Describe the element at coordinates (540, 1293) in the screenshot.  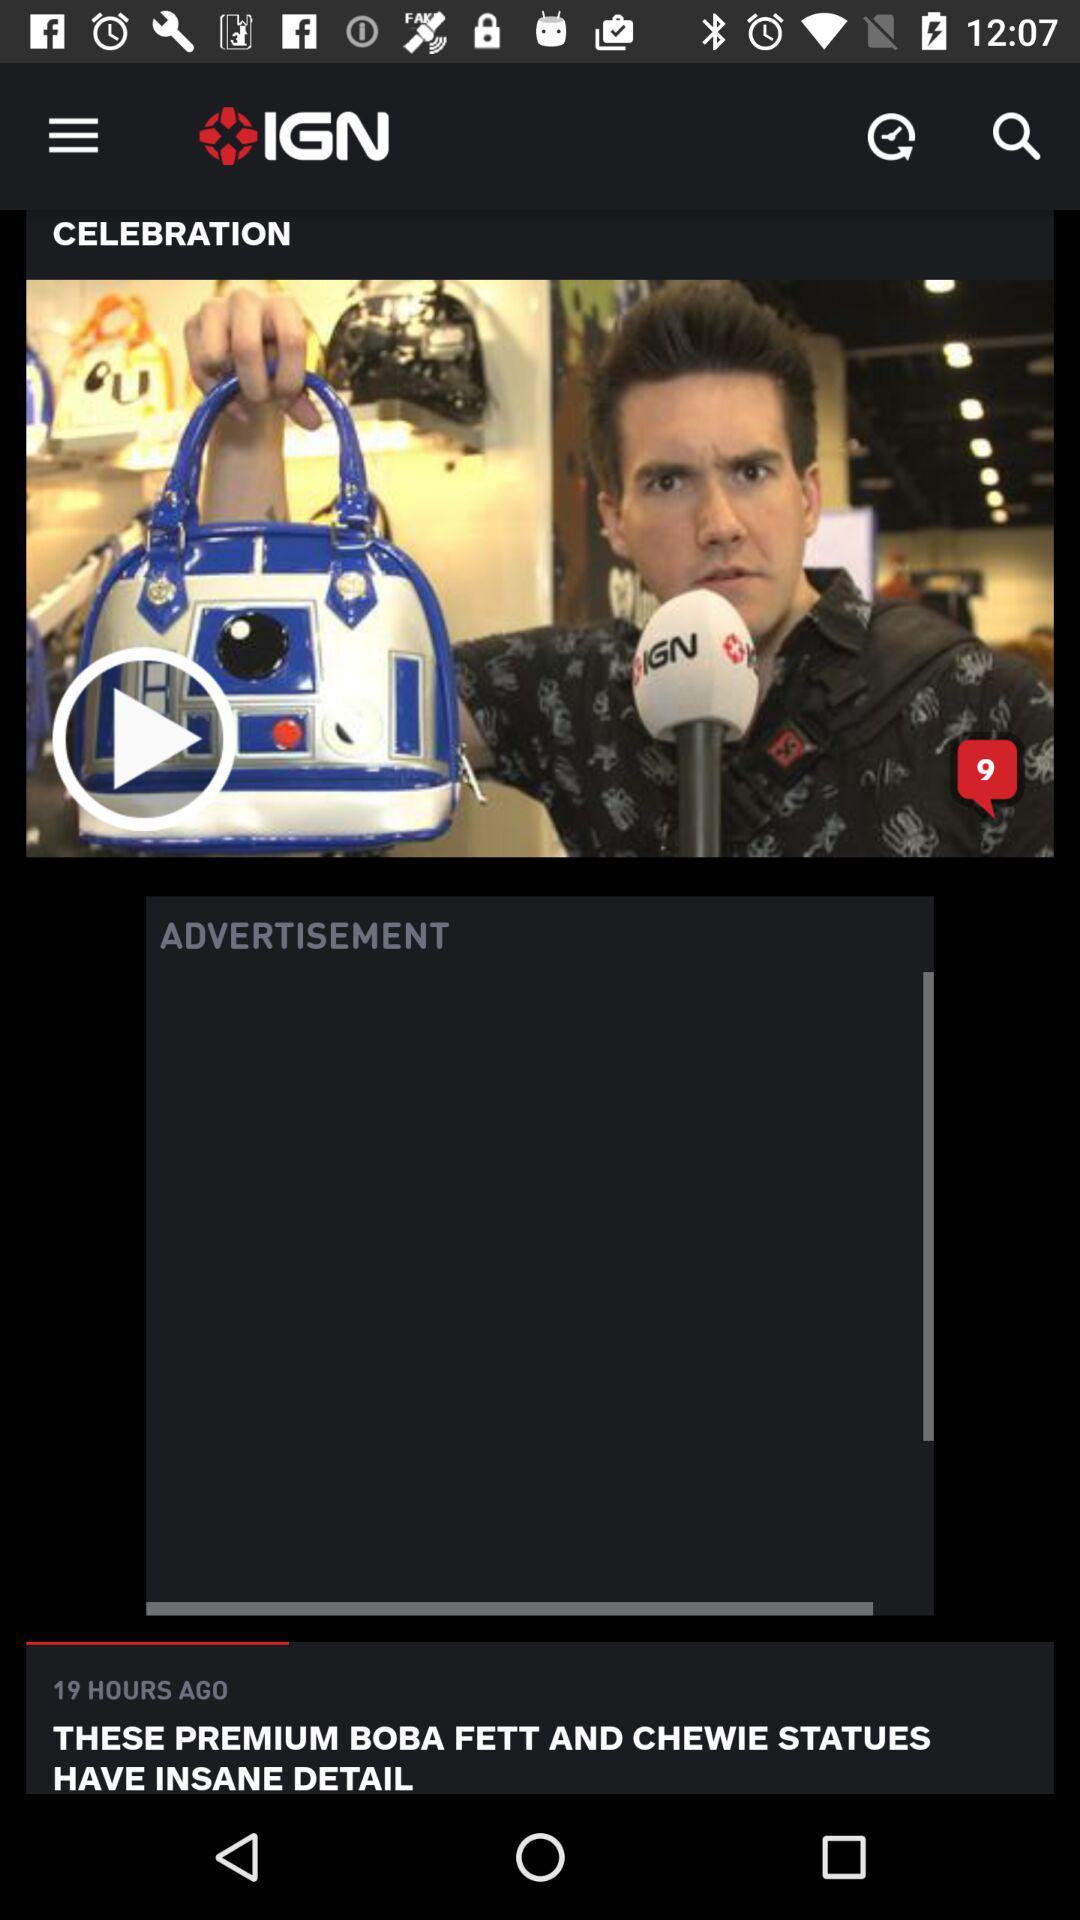
I see `advertisement` at that location.